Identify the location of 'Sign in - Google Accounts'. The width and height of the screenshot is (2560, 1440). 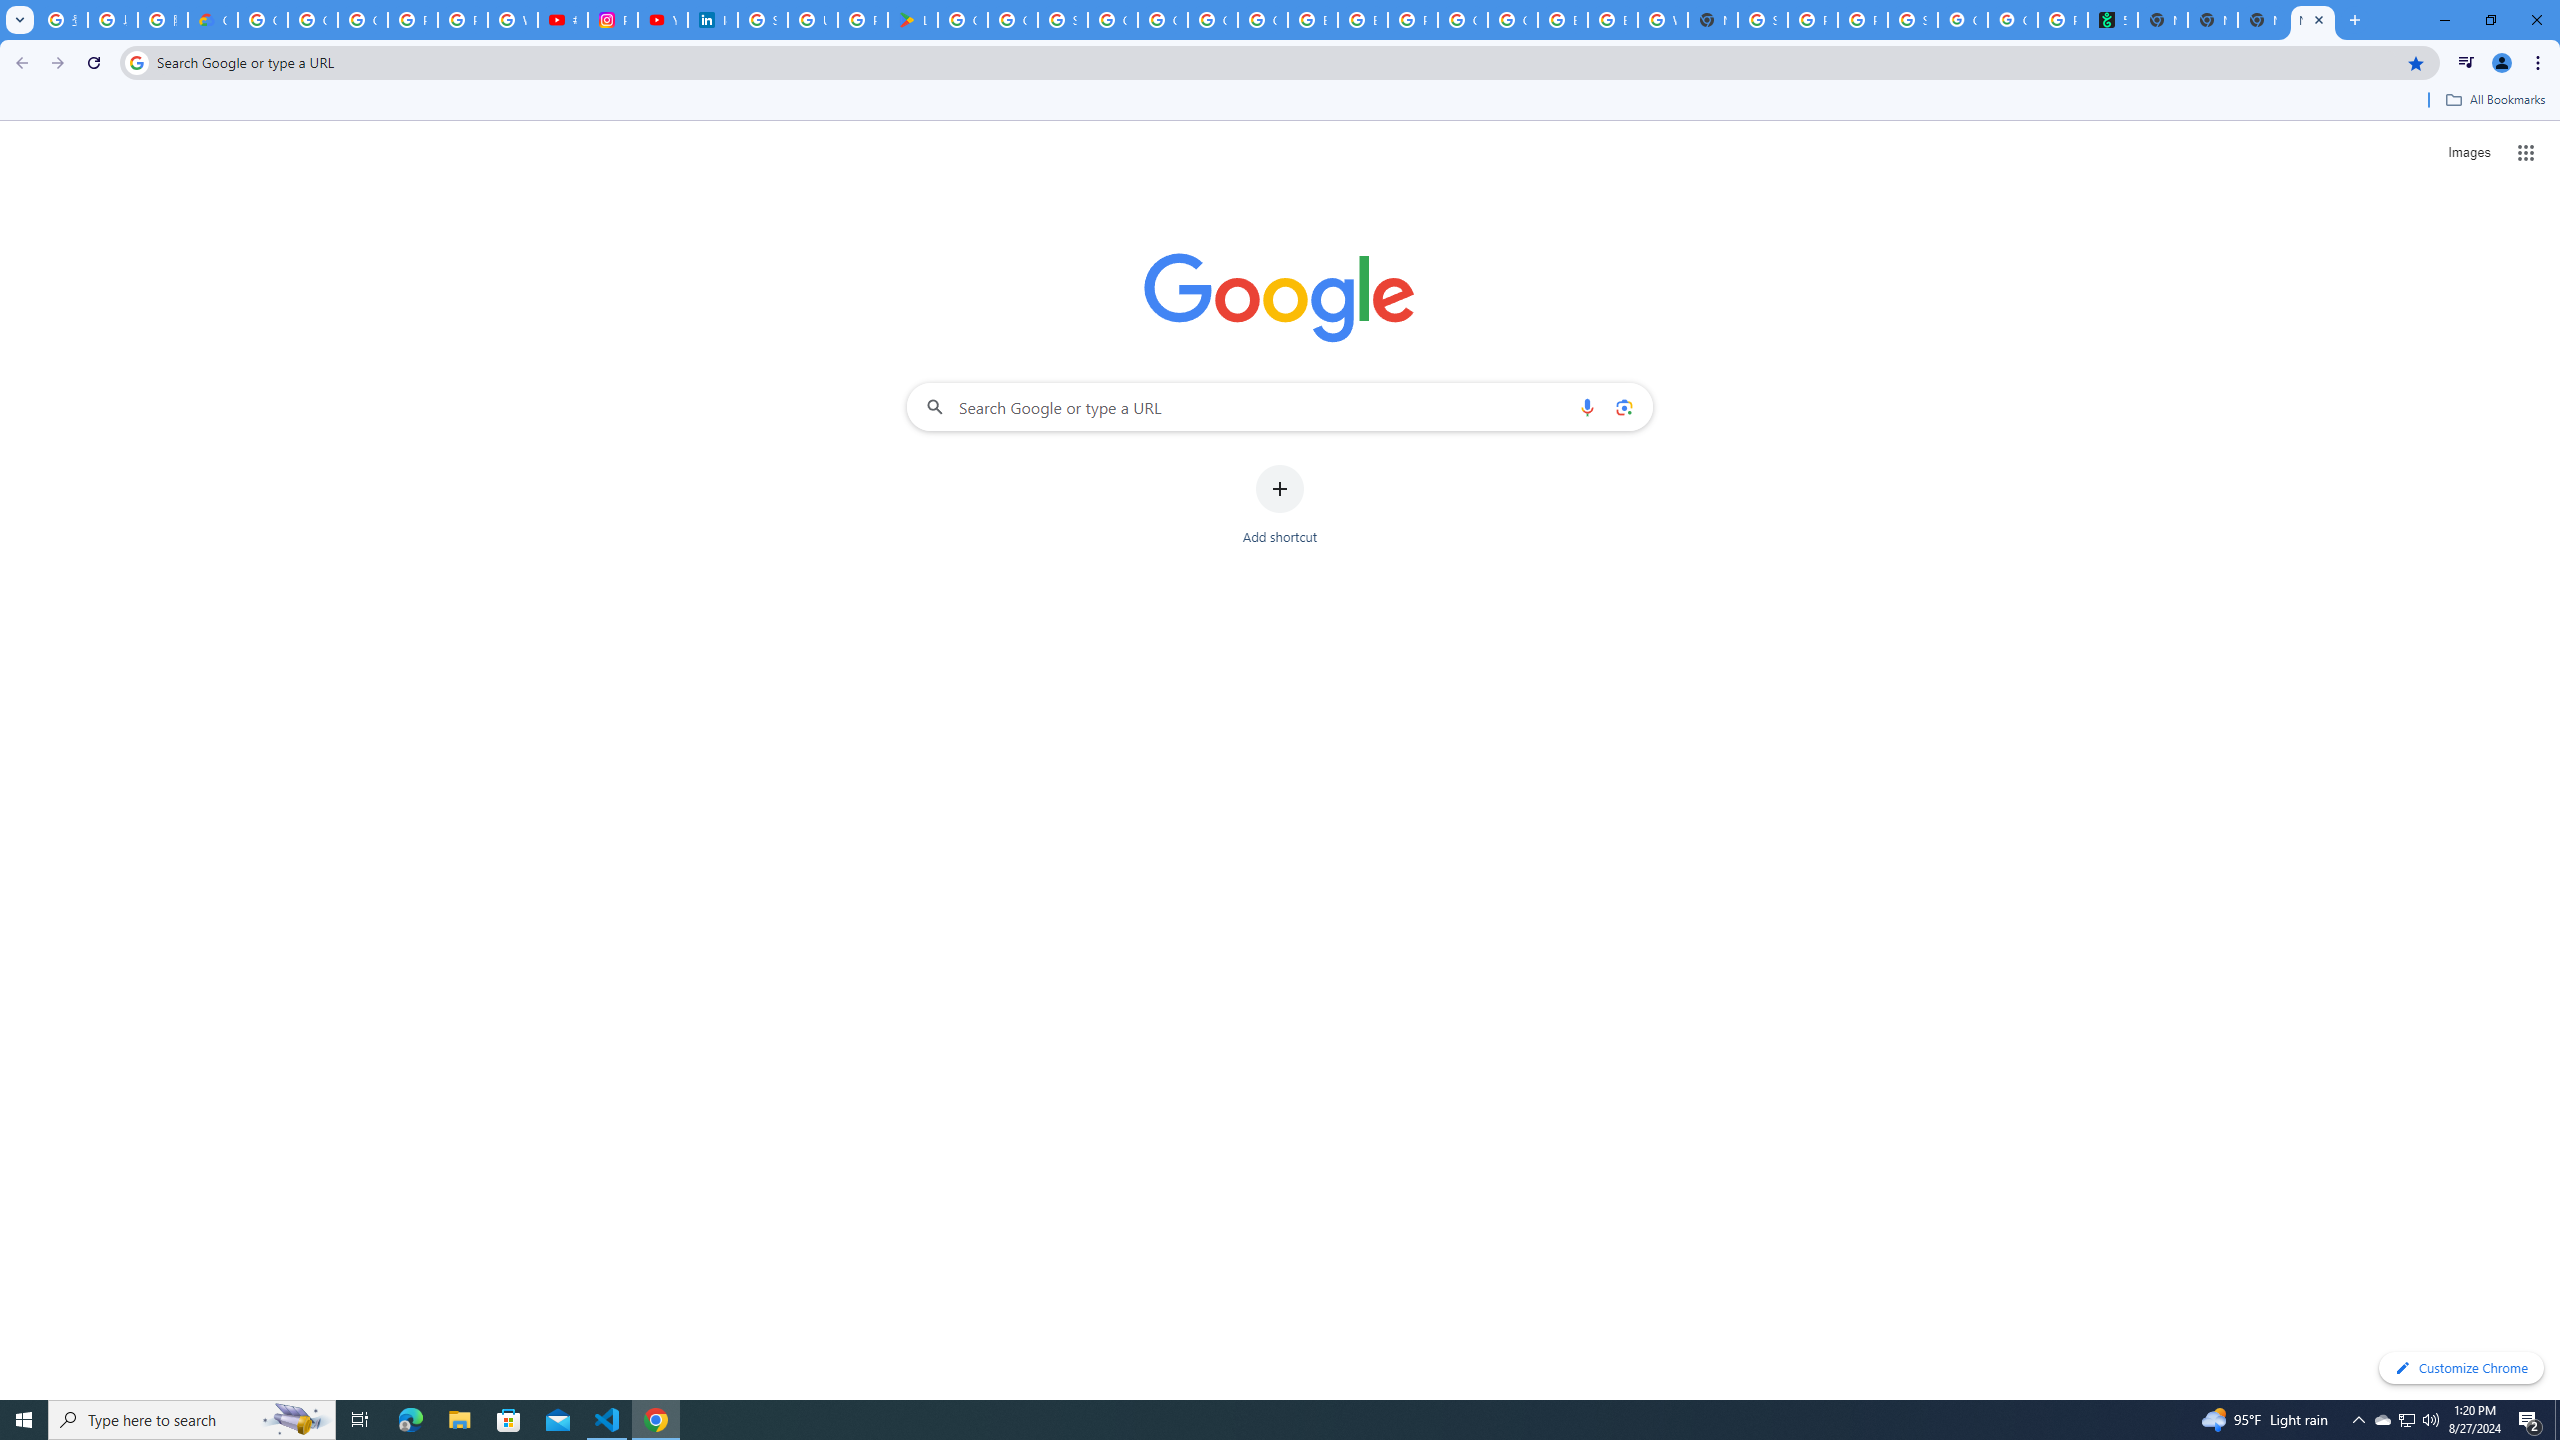
(762, 19).